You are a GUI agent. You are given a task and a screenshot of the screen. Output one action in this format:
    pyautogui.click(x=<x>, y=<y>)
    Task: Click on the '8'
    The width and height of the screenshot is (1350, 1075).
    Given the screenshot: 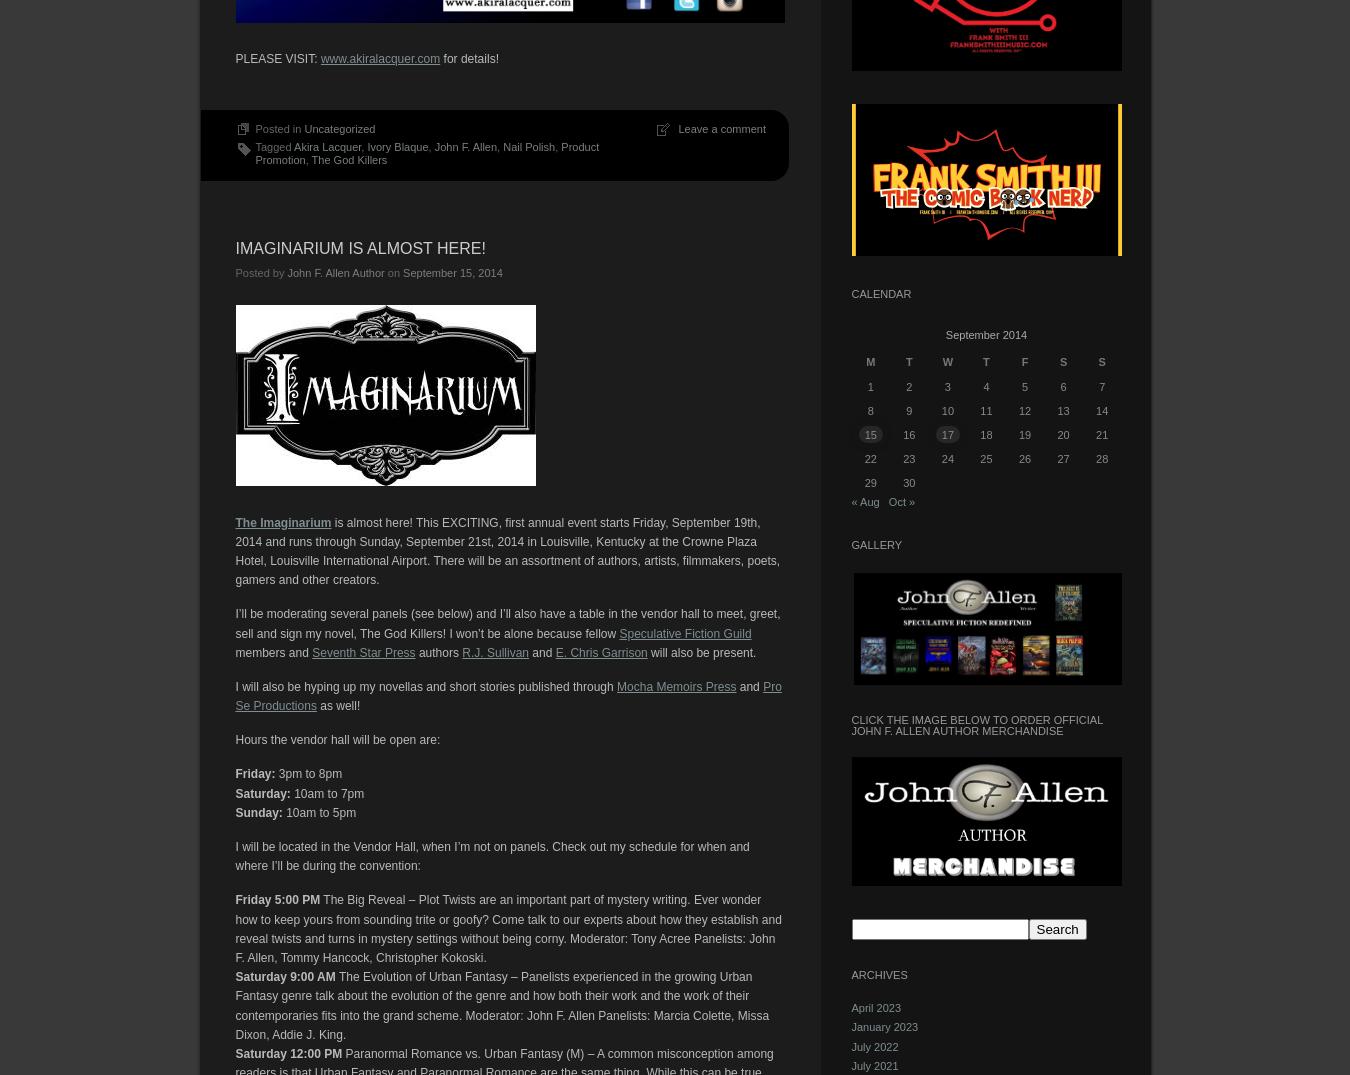 What is the action you would take?
    pyautogui.click(x=869, y=409)
    